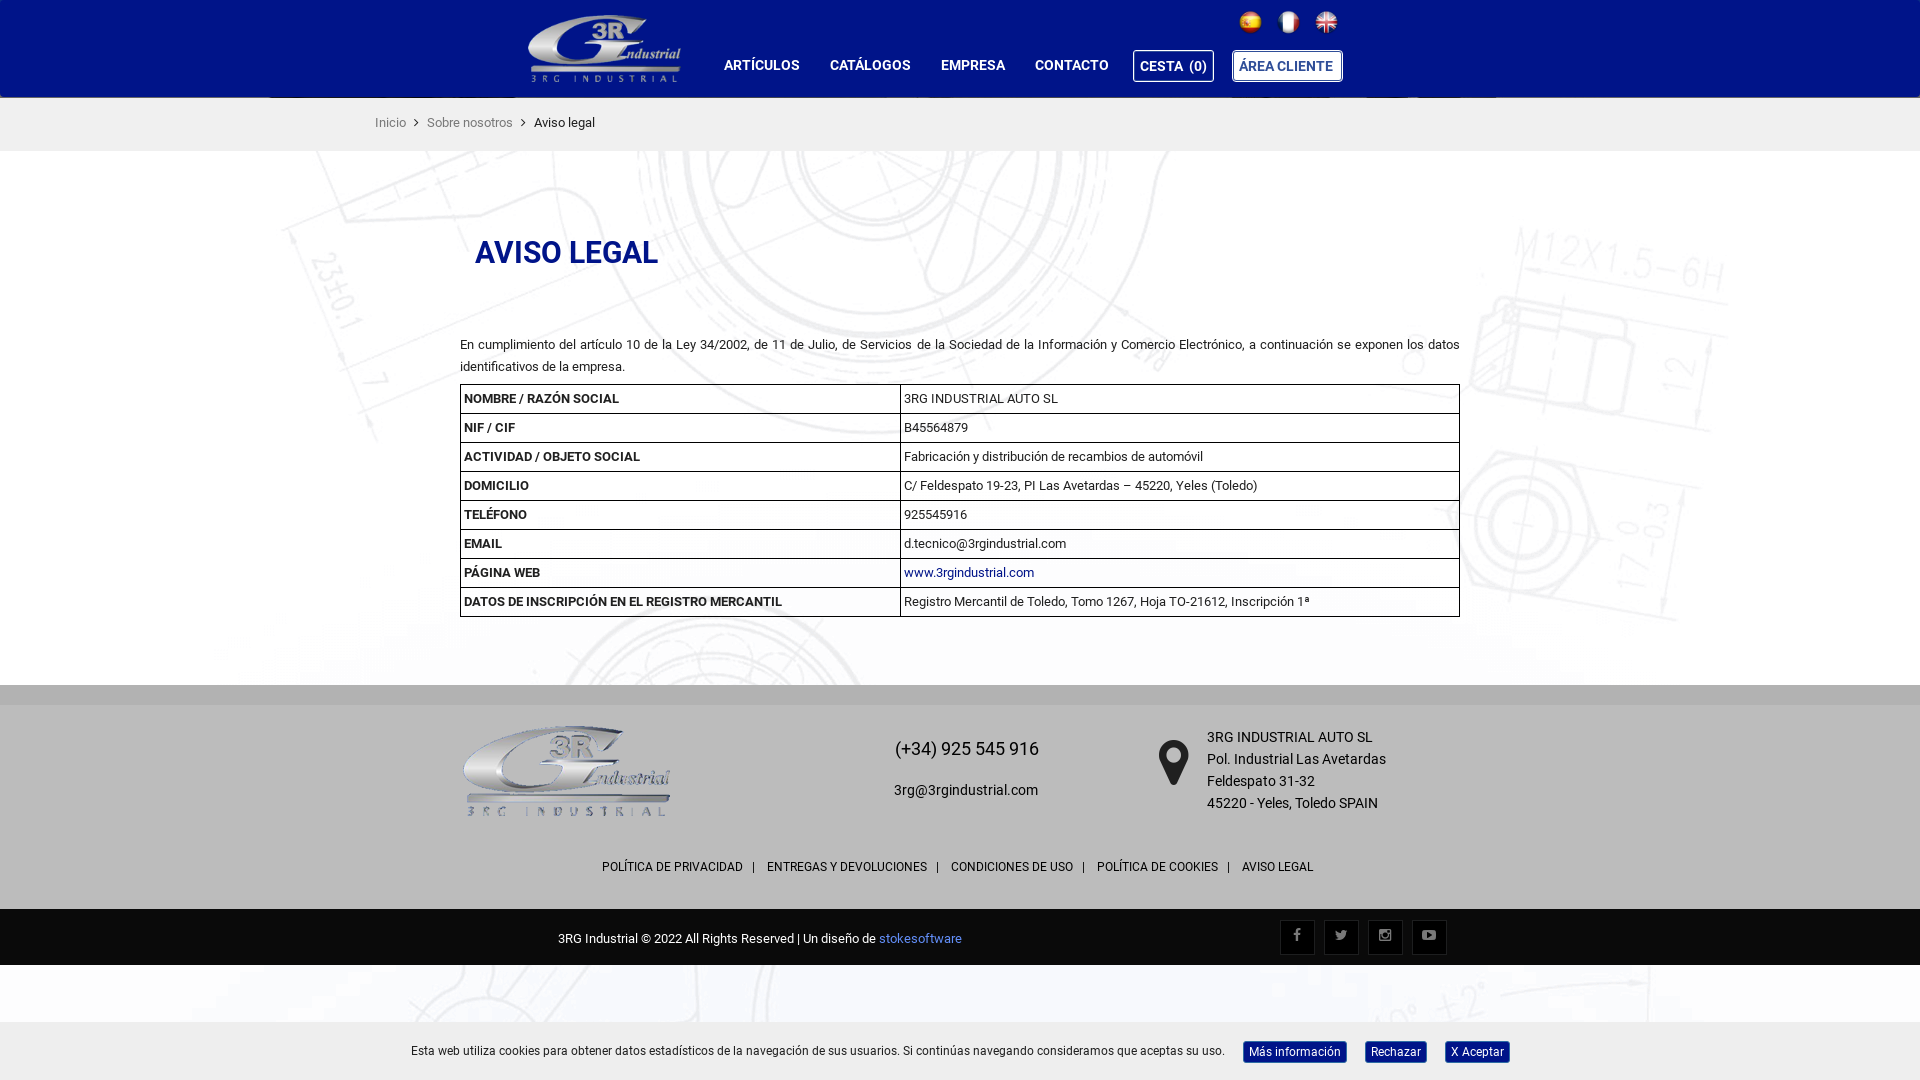 The width and height of the screenshot is (1920, 1080). I want to click on 'CONTACTO', so click(1070, 64).